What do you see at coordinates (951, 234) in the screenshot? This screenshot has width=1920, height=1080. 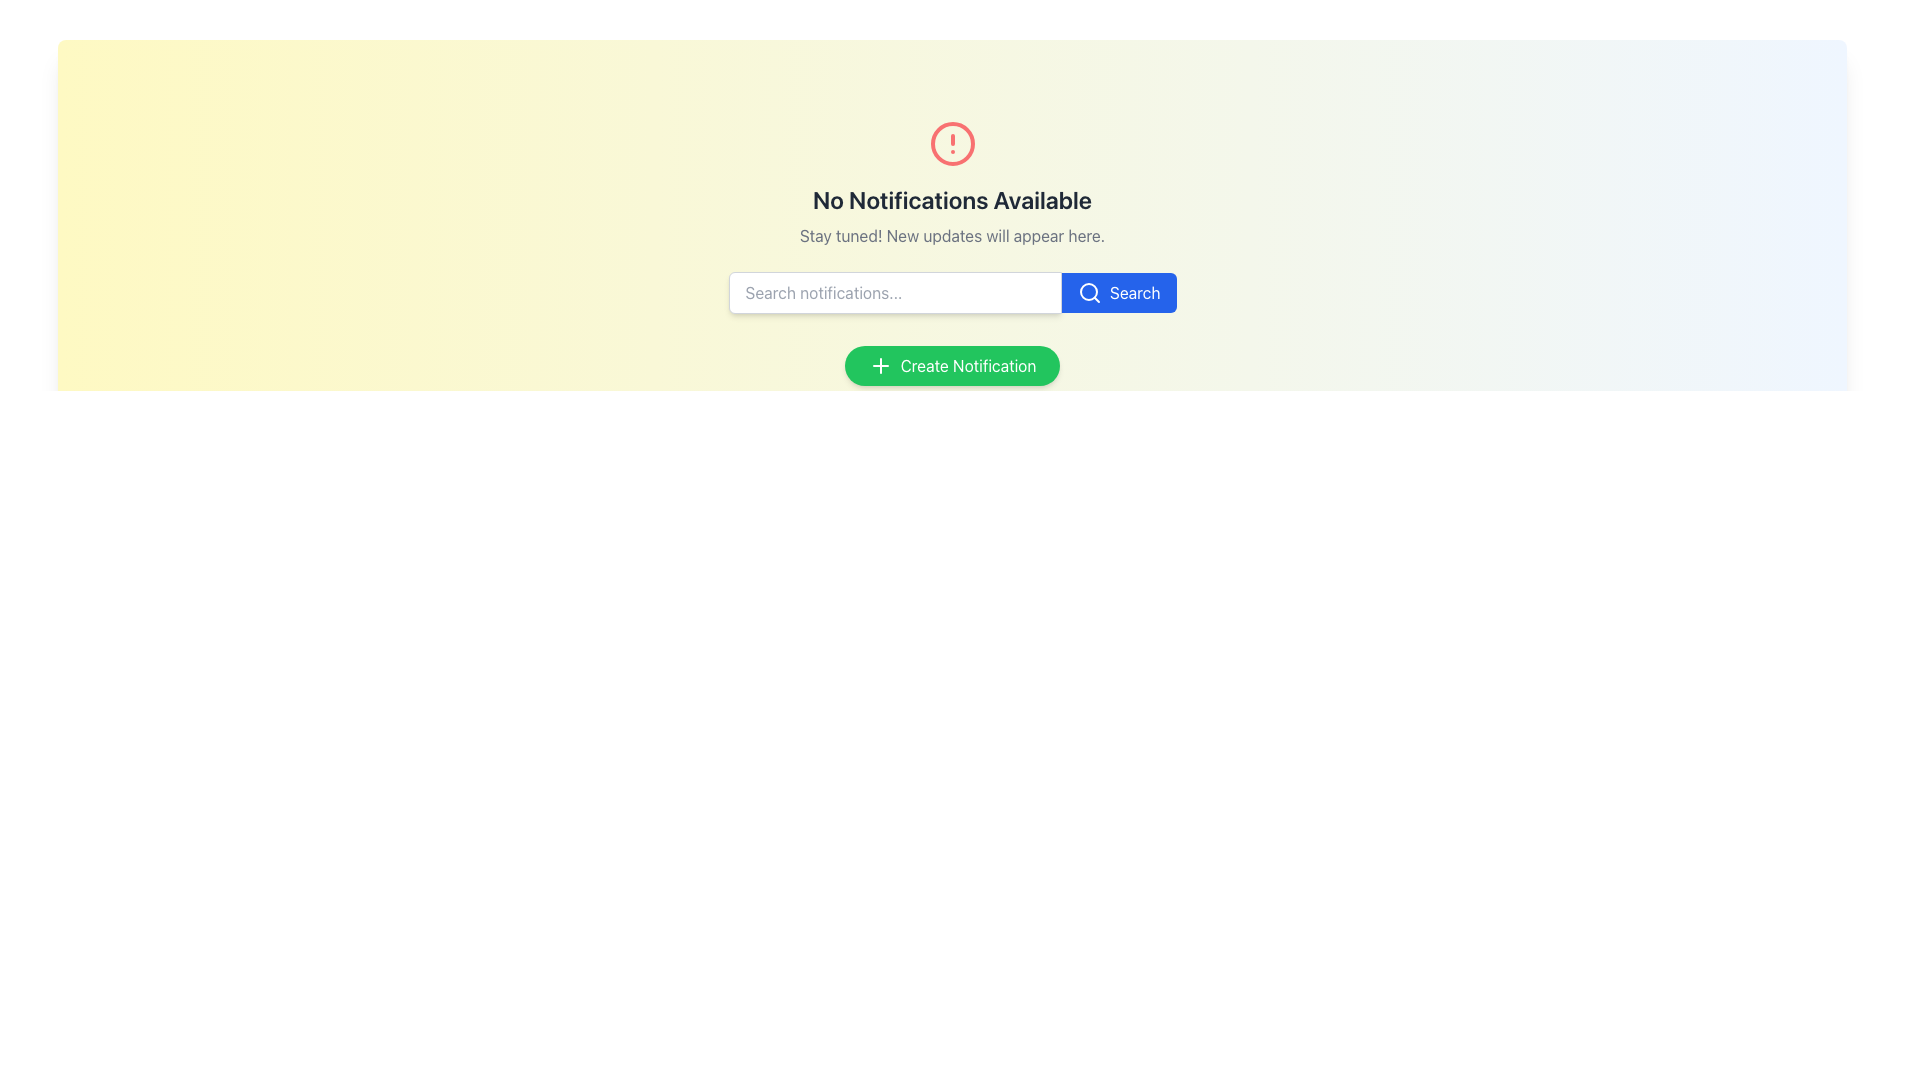 I see `the text label that reads 'Stay tuned! New updates will appear here.' which is positioned below 'No Notifications Available' and above a search bar` at bounding box center [951, 234].